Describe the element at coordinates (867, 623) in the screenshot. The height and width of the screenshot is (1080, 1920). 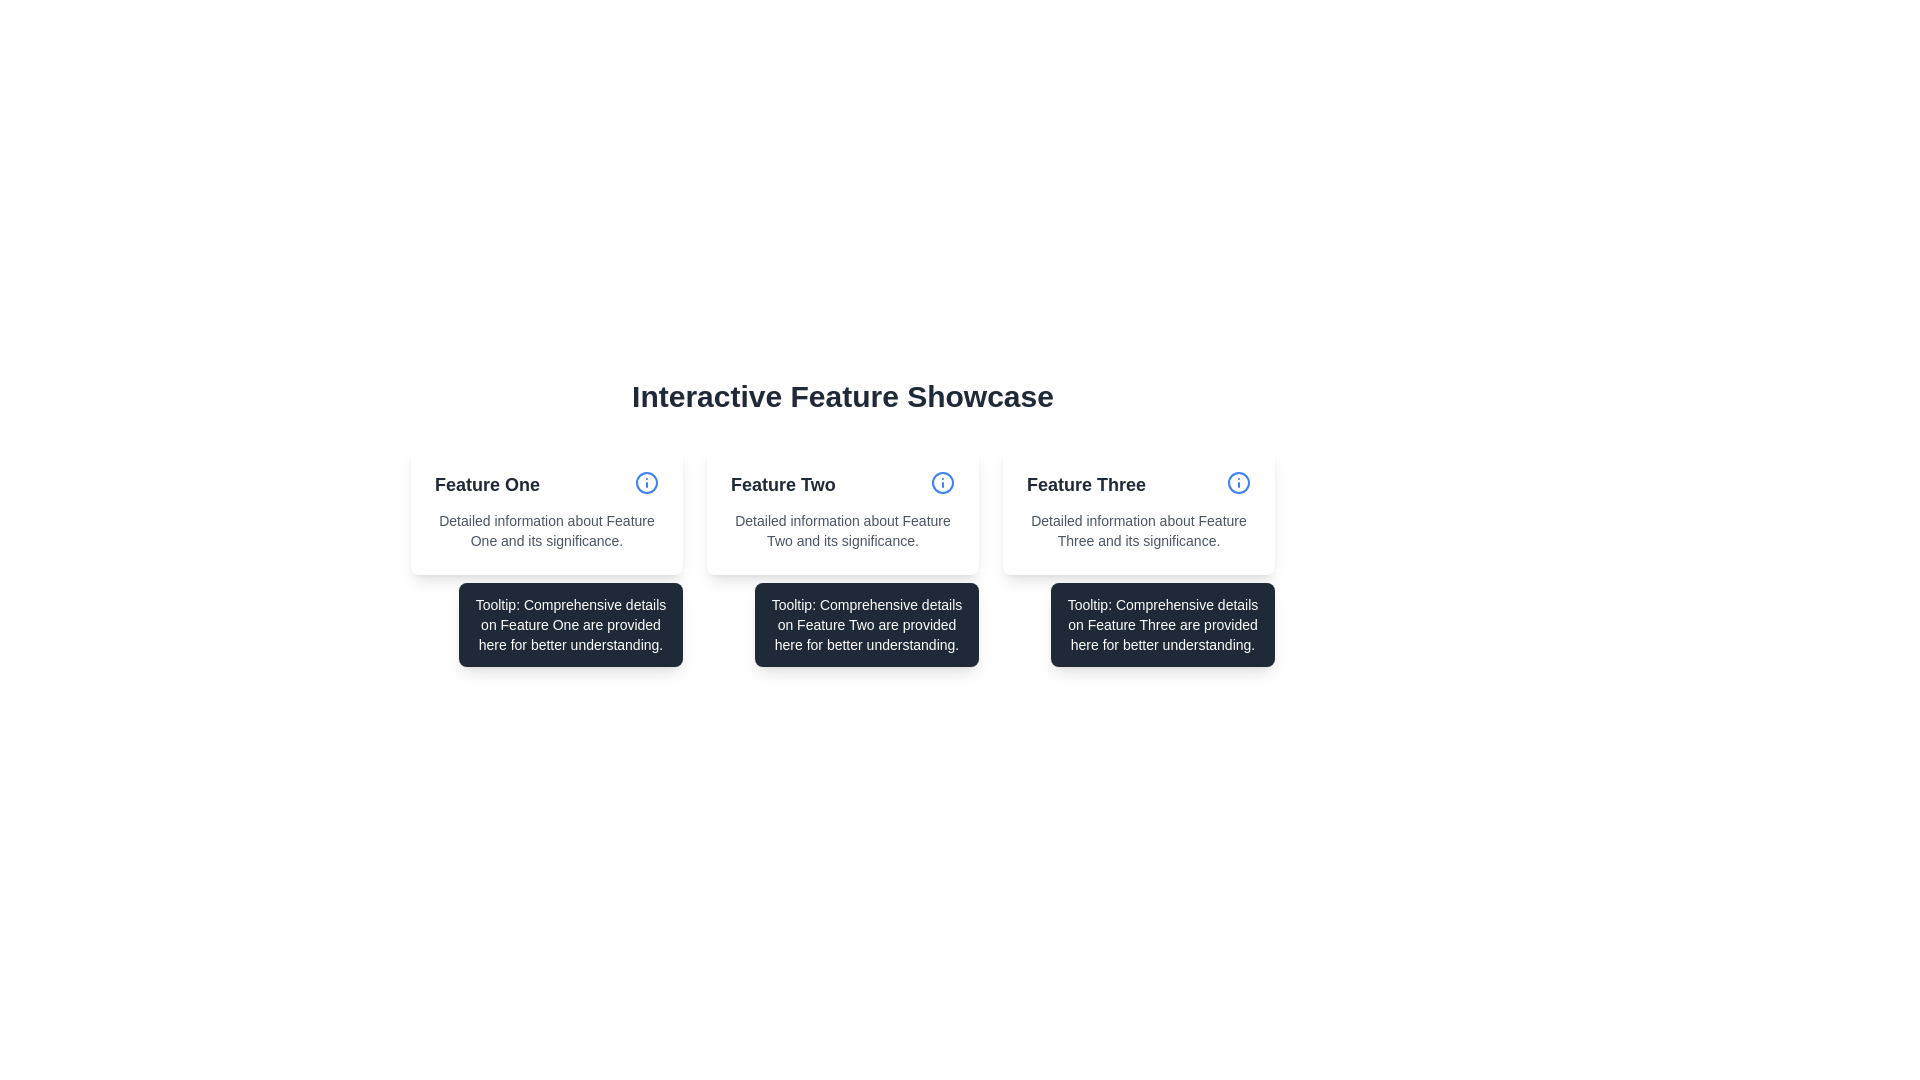
I see `the tooltip with a dark gray background and white text that provides comprehensive details on Feature Two, positioned below the 'Feature Two' section` at that location.